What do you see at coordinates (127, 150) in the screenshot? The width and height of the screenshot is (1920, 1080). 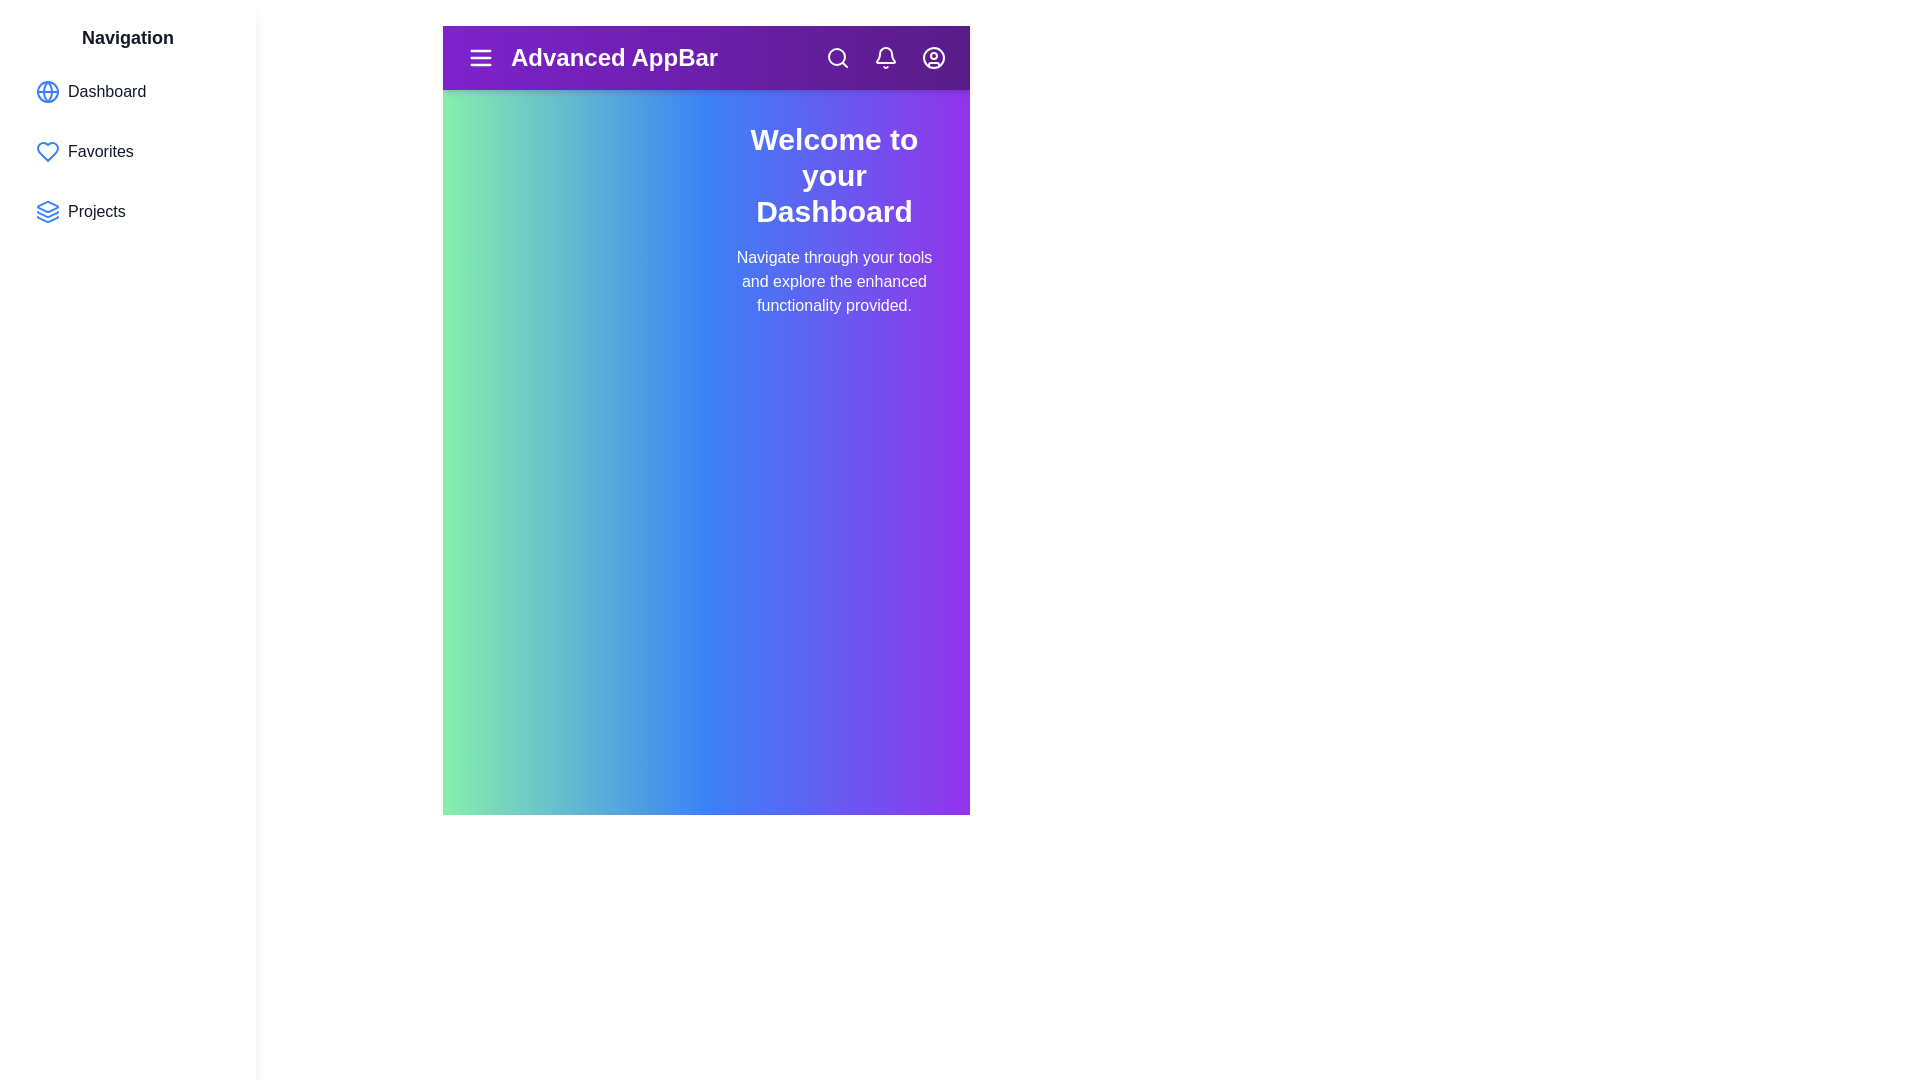 I see `the navigation item Favorites` at bounding box center [127, 150].